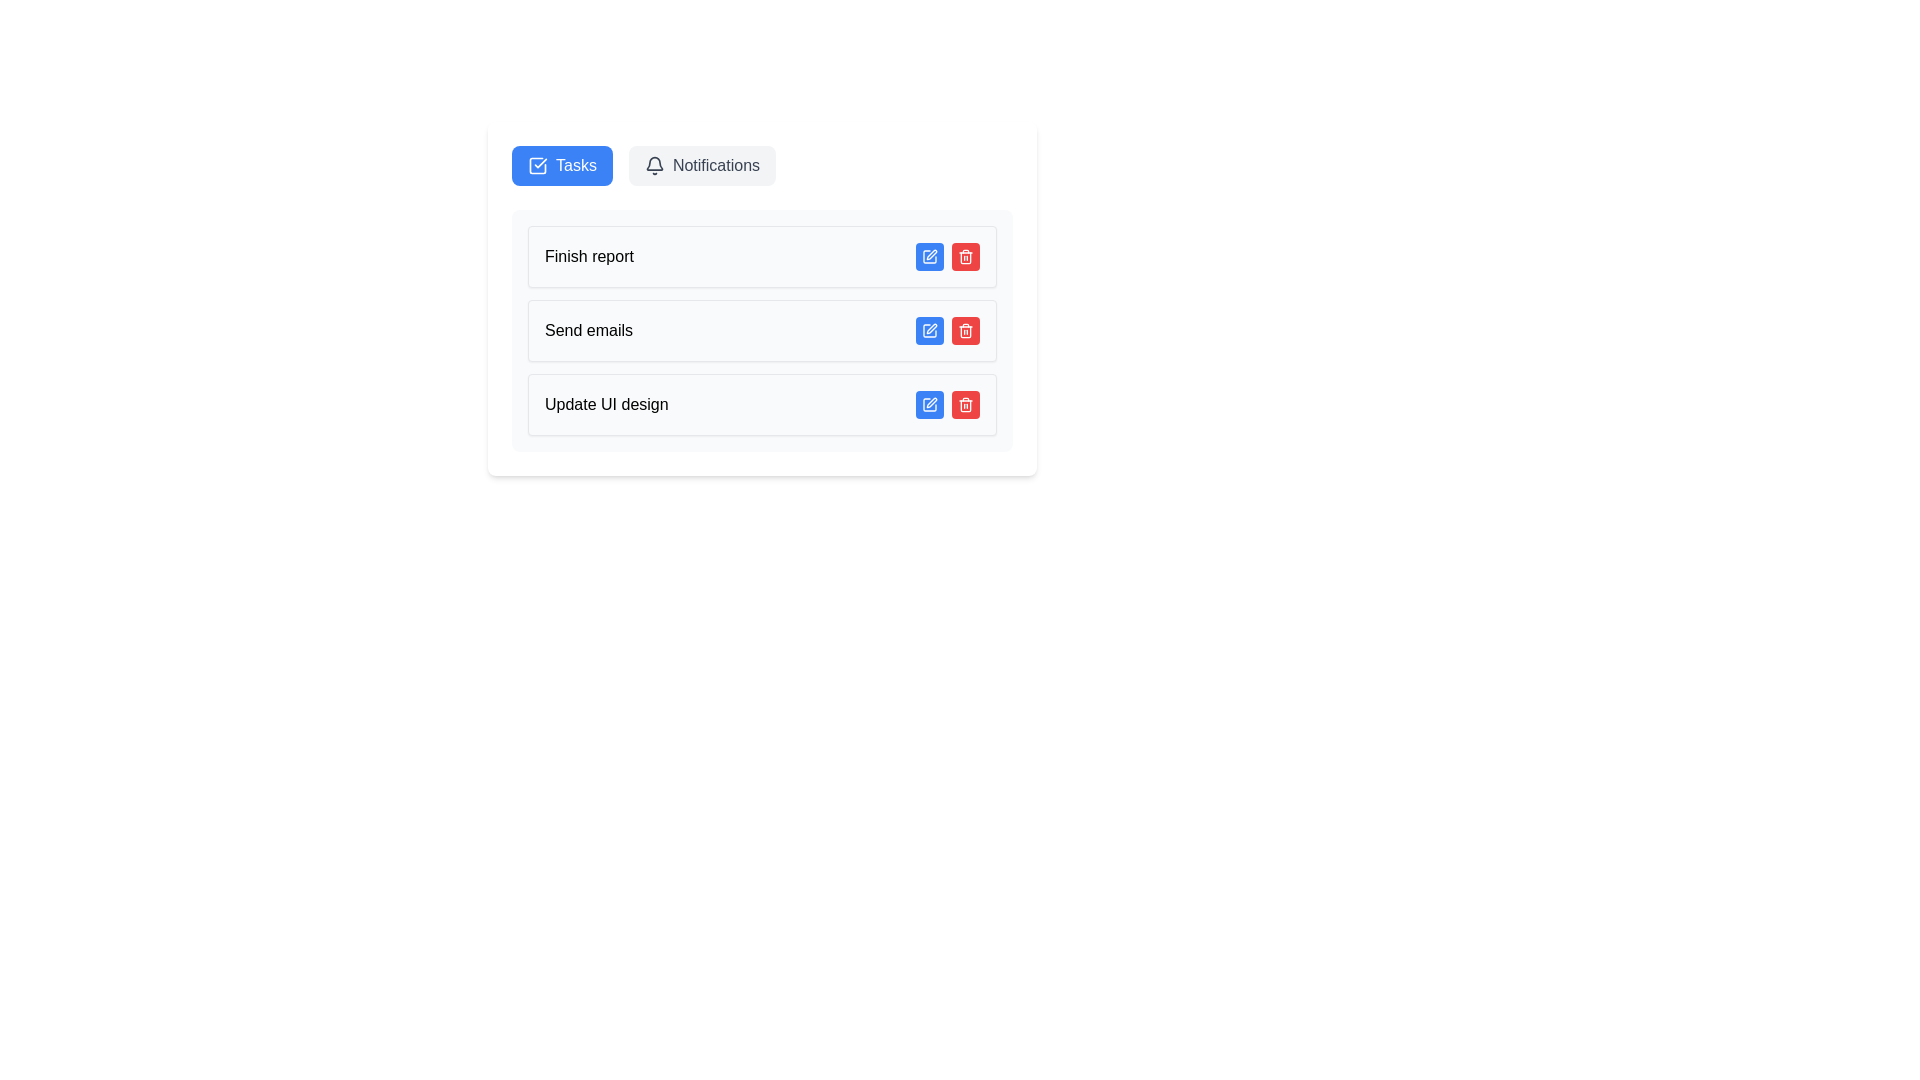 The width and height of the screenshot is (1920, 1080). Describe the element at coordinates (702, 164) in the screenshot. I see `the notifications button located to the right of the 'Tasks' element` at that location.